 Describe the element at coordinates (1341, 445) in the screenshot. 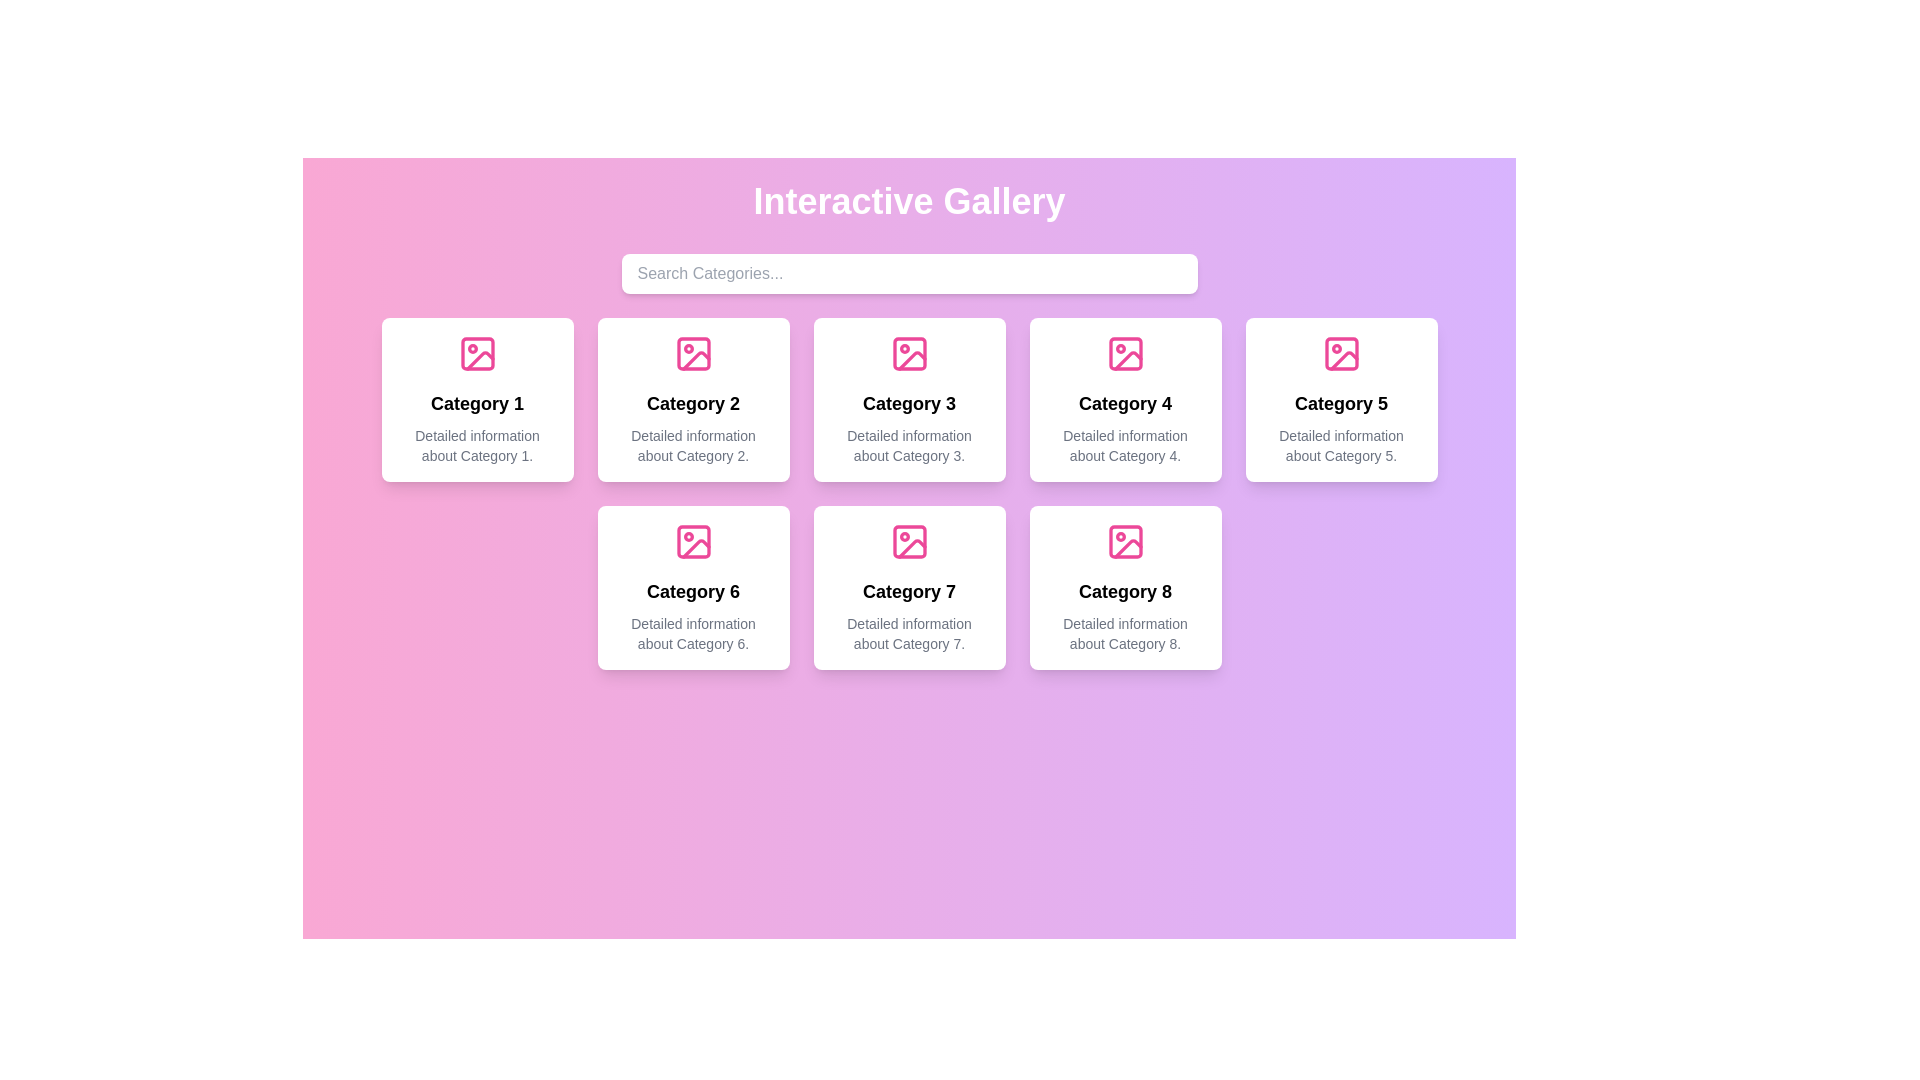

I see `descriptive text label located at the bottom of the 'Category 5' card, centered horizontally below the title text` at that location.